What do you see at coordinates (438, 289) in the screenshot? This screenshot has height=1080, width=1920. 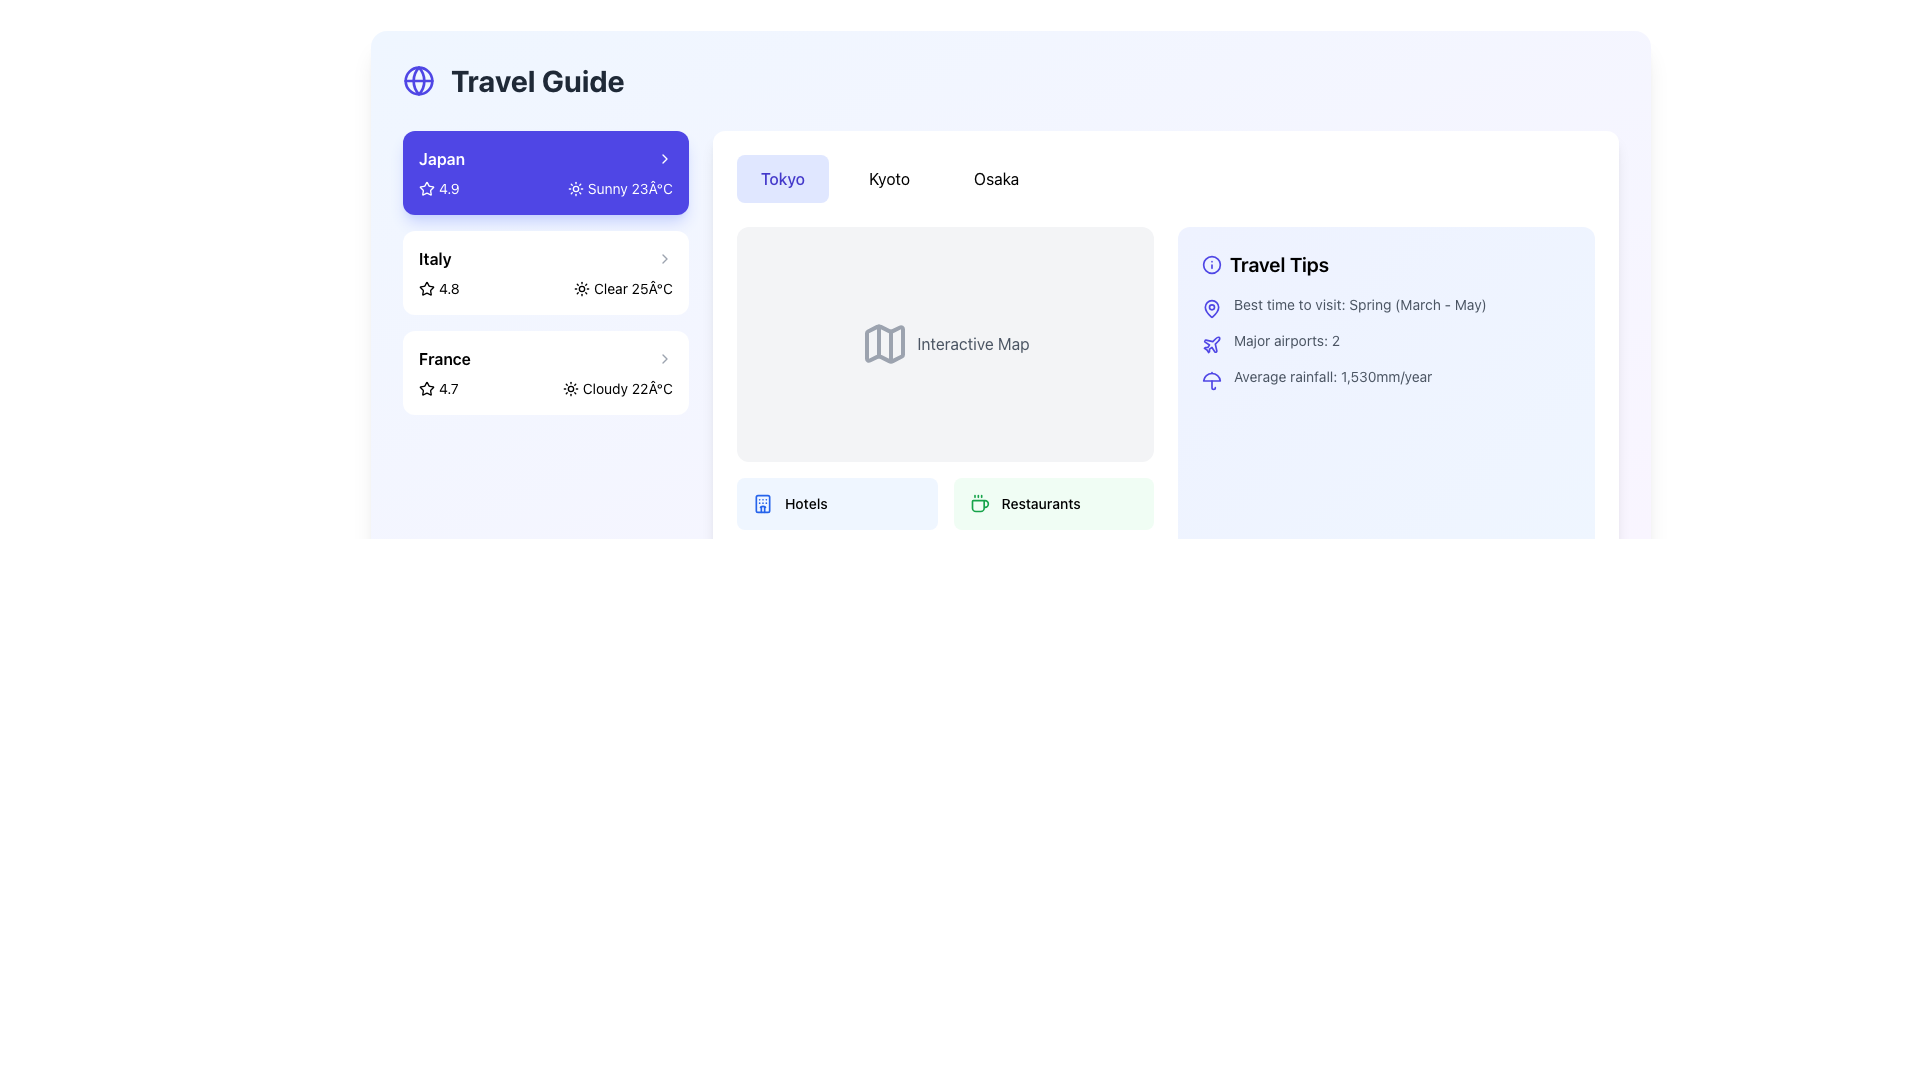 I see `and interpret the rating score displayed next to the travel destination entry for 'Italy' in the second row of the travel list on the left panel` at bounding box center [438, 289].